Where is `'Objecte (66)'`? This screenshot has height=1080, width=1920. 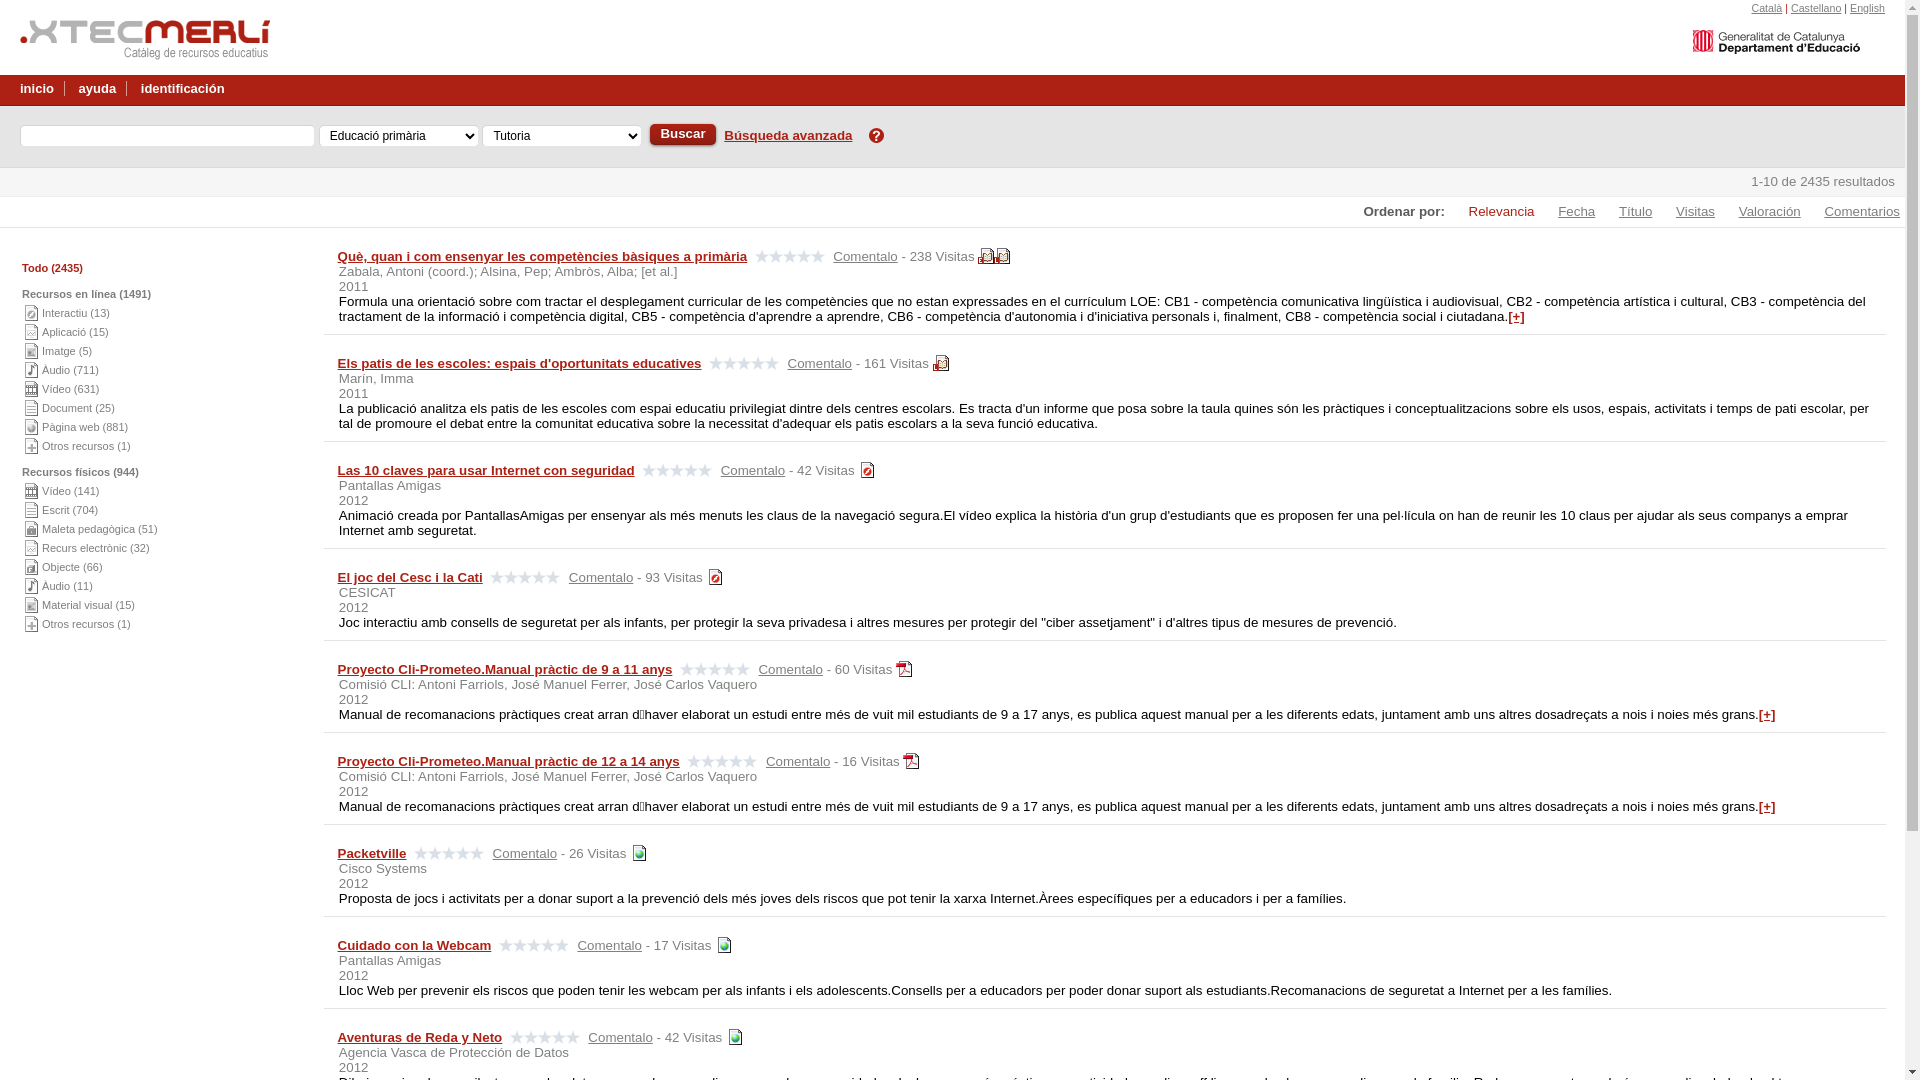 'Objecte (66)' is located at coordinates (72, 567).